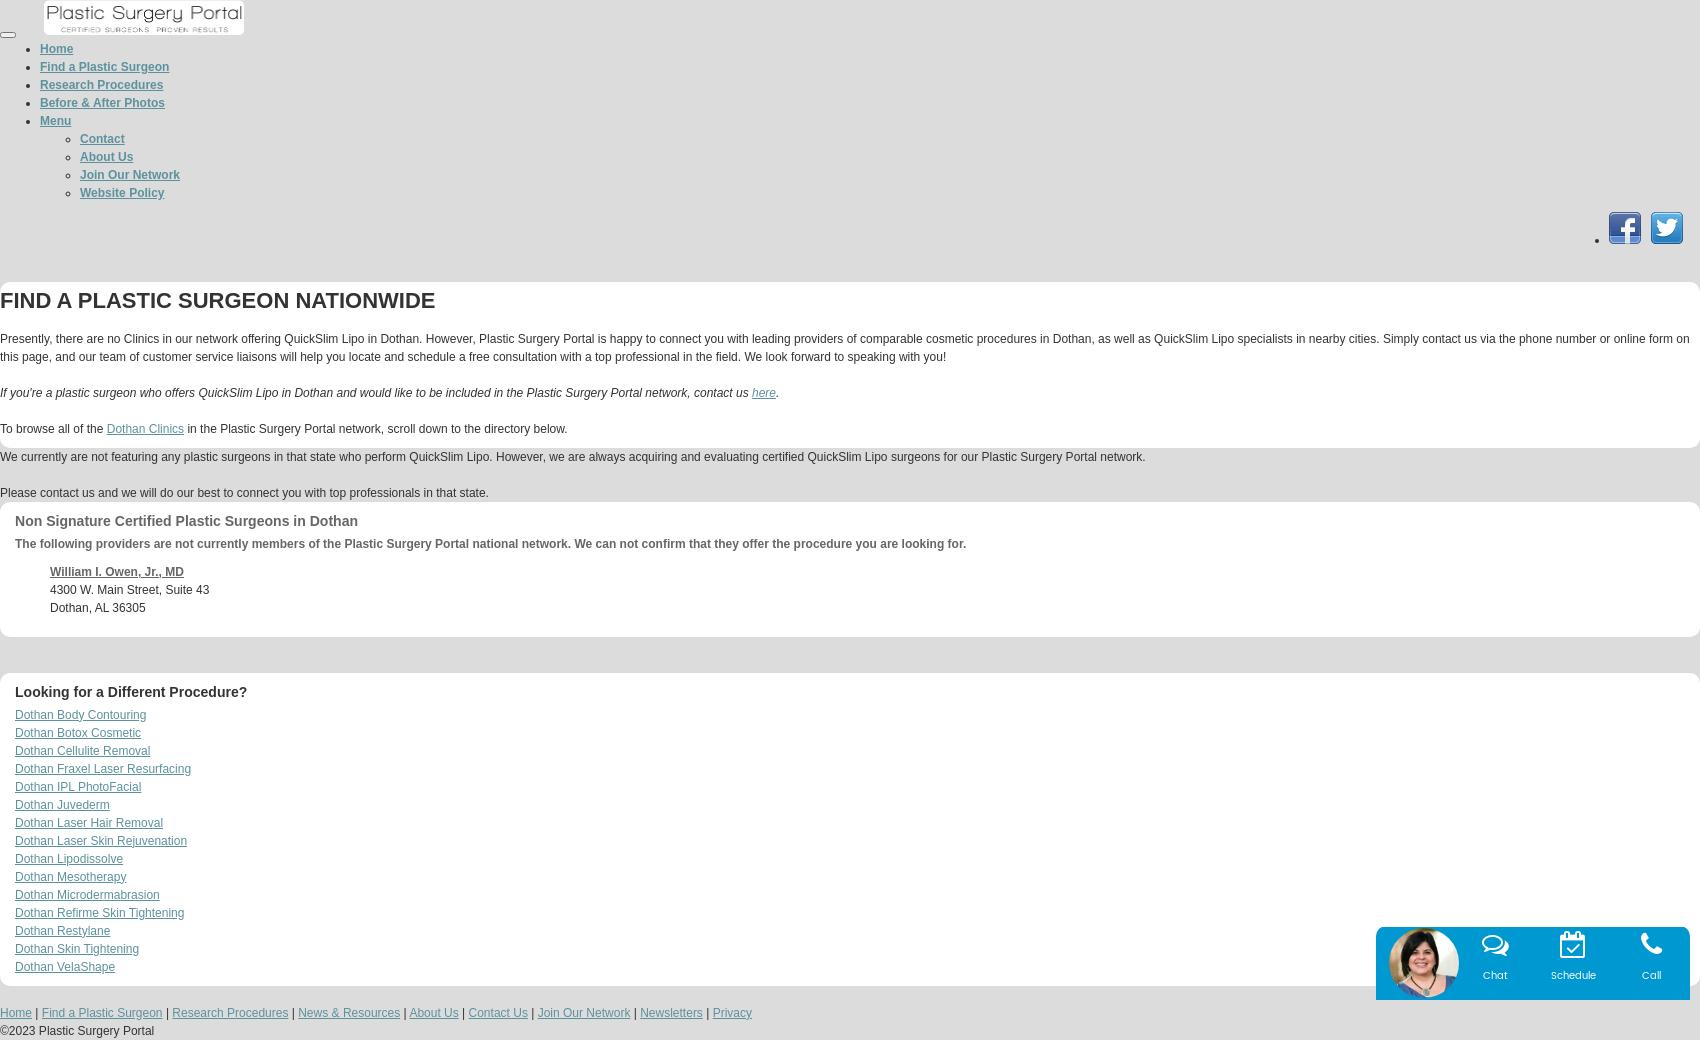  Describe the element at coordinates (776, 391) in the screenshot. I see `'.'` at that location.